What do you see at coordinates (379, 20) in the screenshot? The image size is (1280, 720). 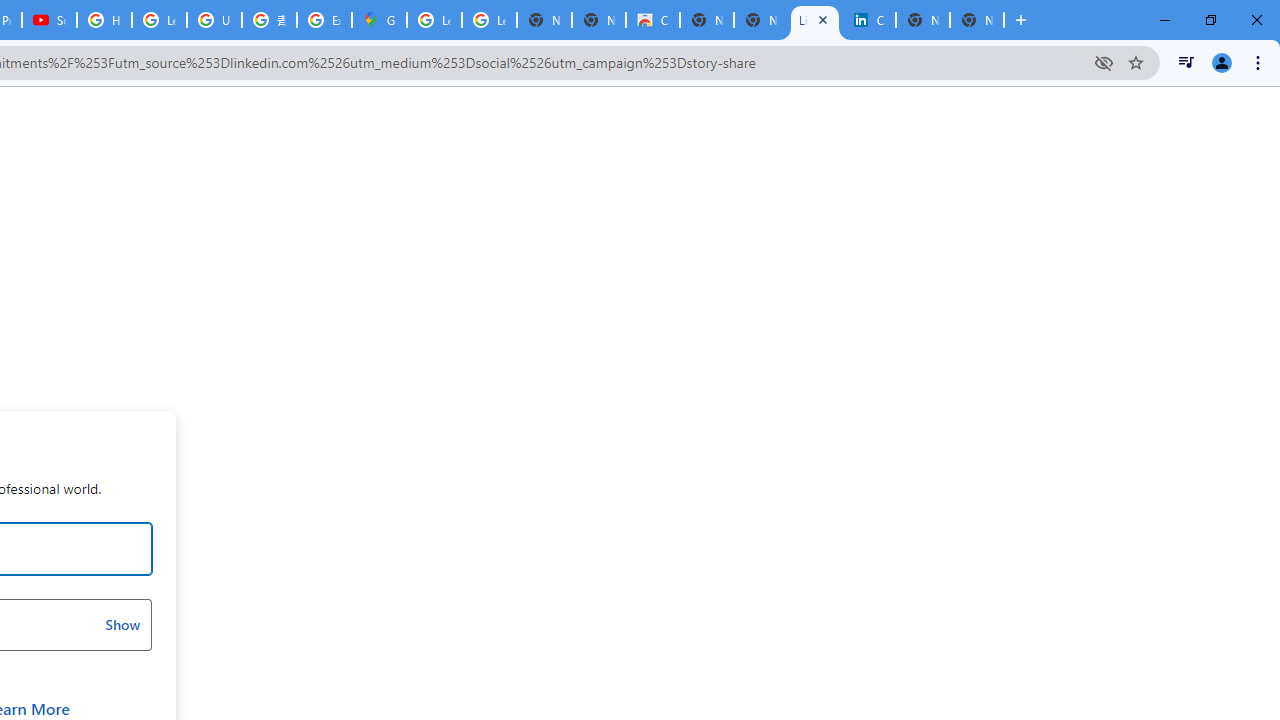 I see `'Google Maps'` at bounding box center [379, 20].